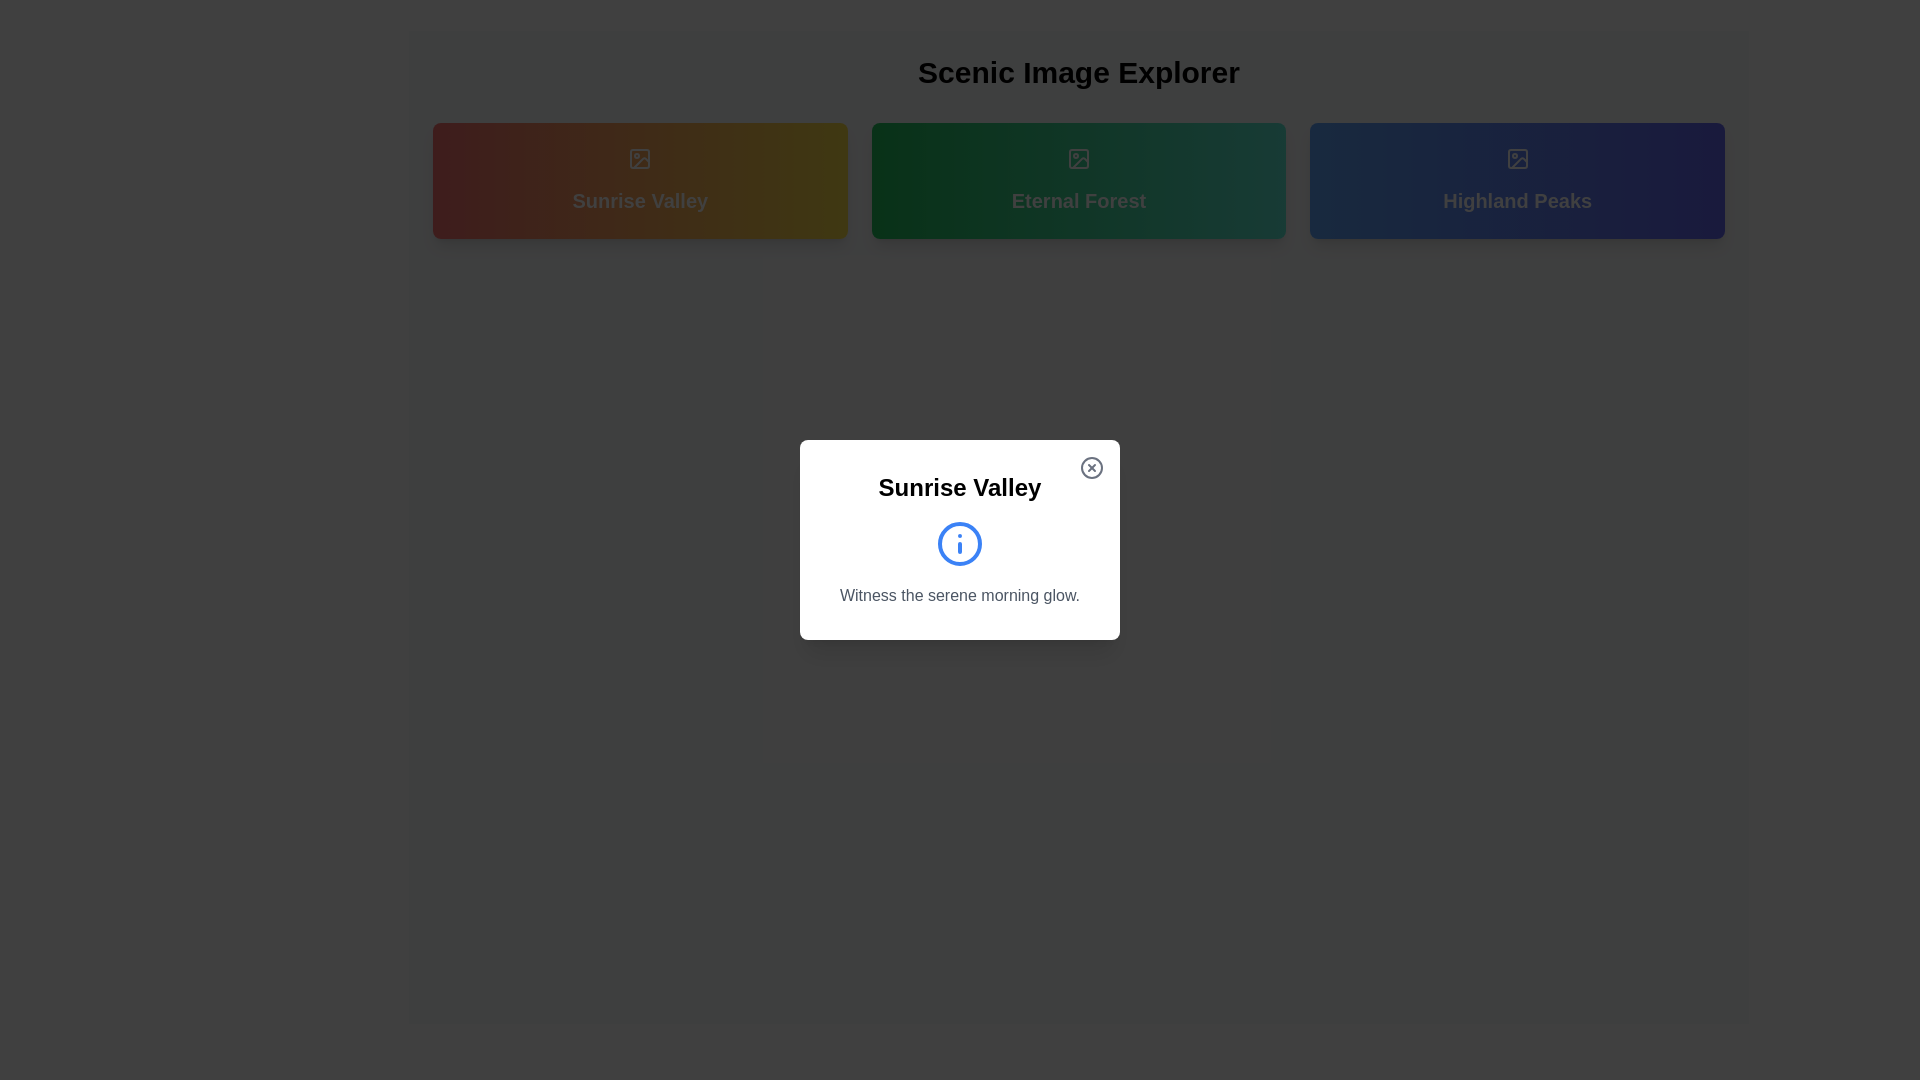 The width and height of the screenshot is (1920, 1080). I want to click on the Decorative SVG component (rounded rectangle) located at the center of the 'Sunrise Valley' button, so click(640, 157).